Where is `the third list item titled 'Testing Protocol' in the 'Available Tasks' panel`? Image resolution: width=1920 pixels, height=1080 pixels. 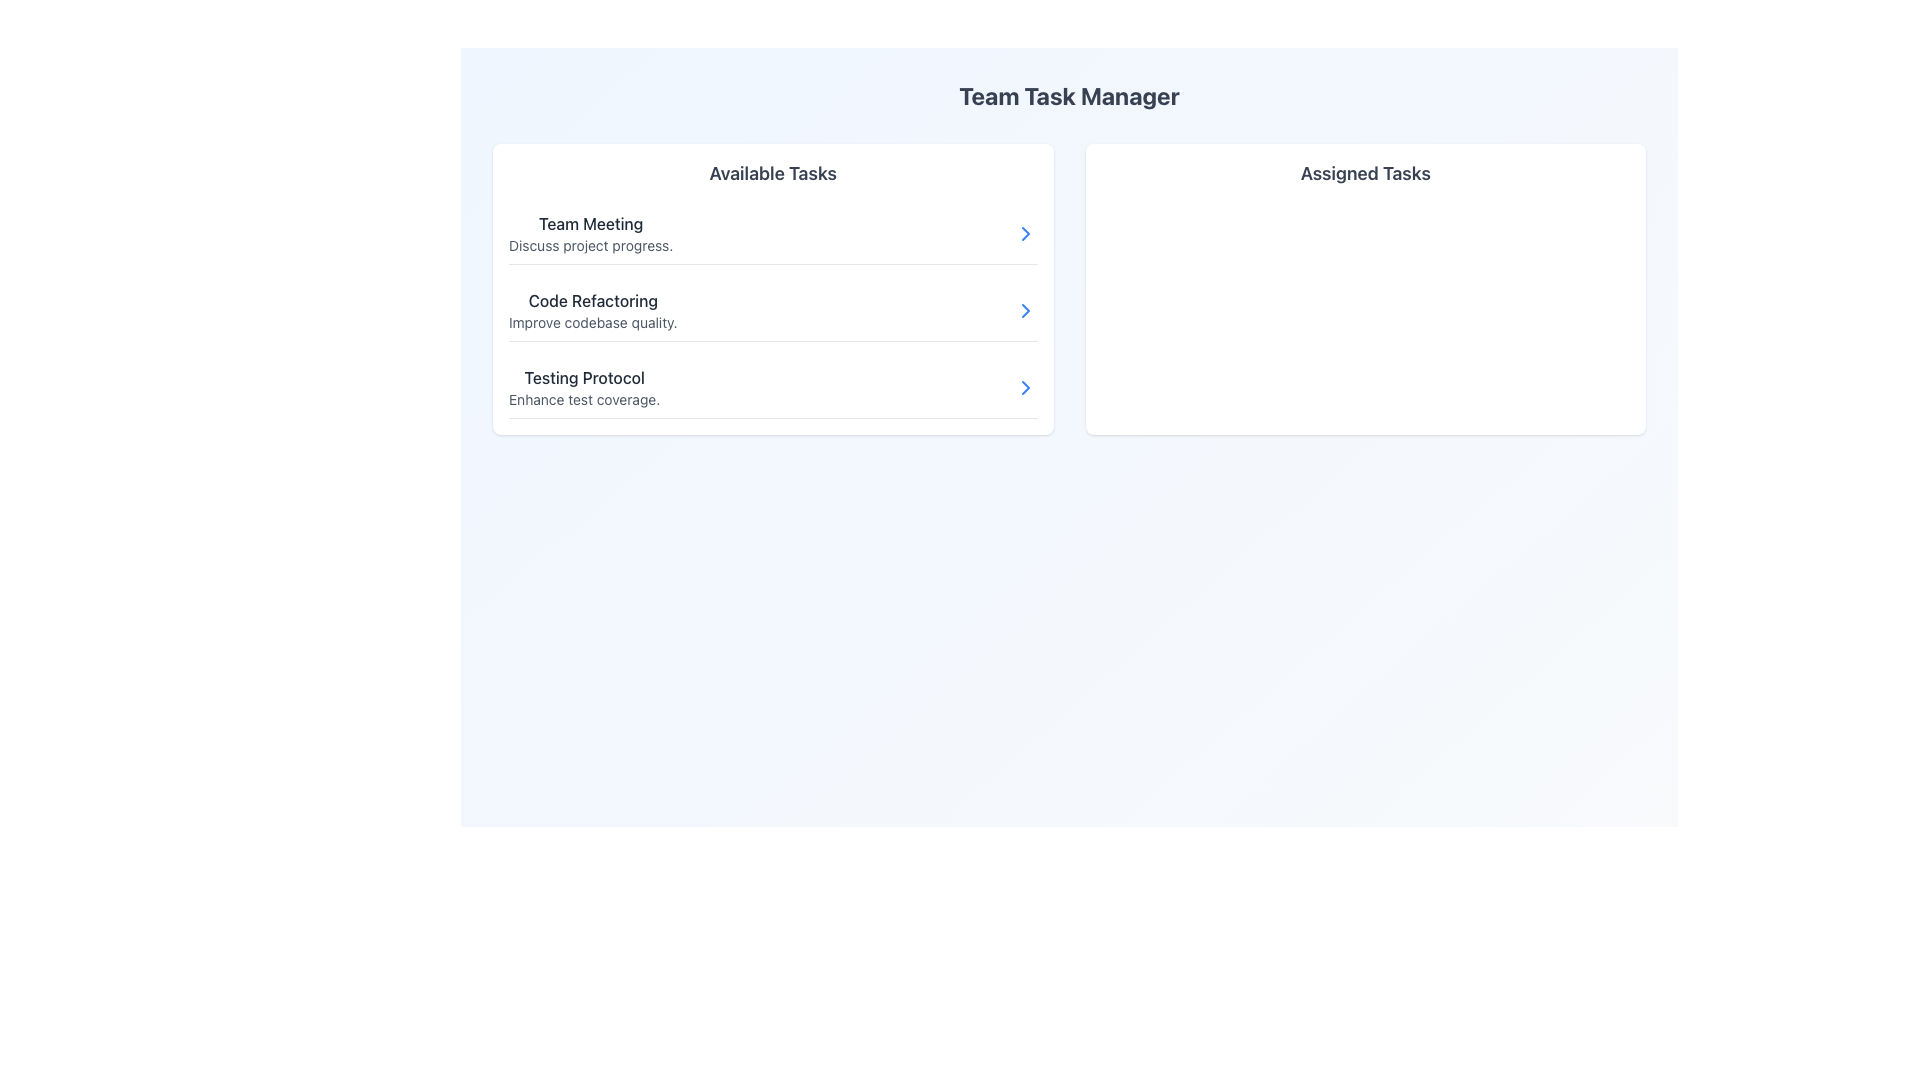 the third list item titled 'Testing Protocol' in the 'Available Tasks' panel is located at coordinates (583, 388).